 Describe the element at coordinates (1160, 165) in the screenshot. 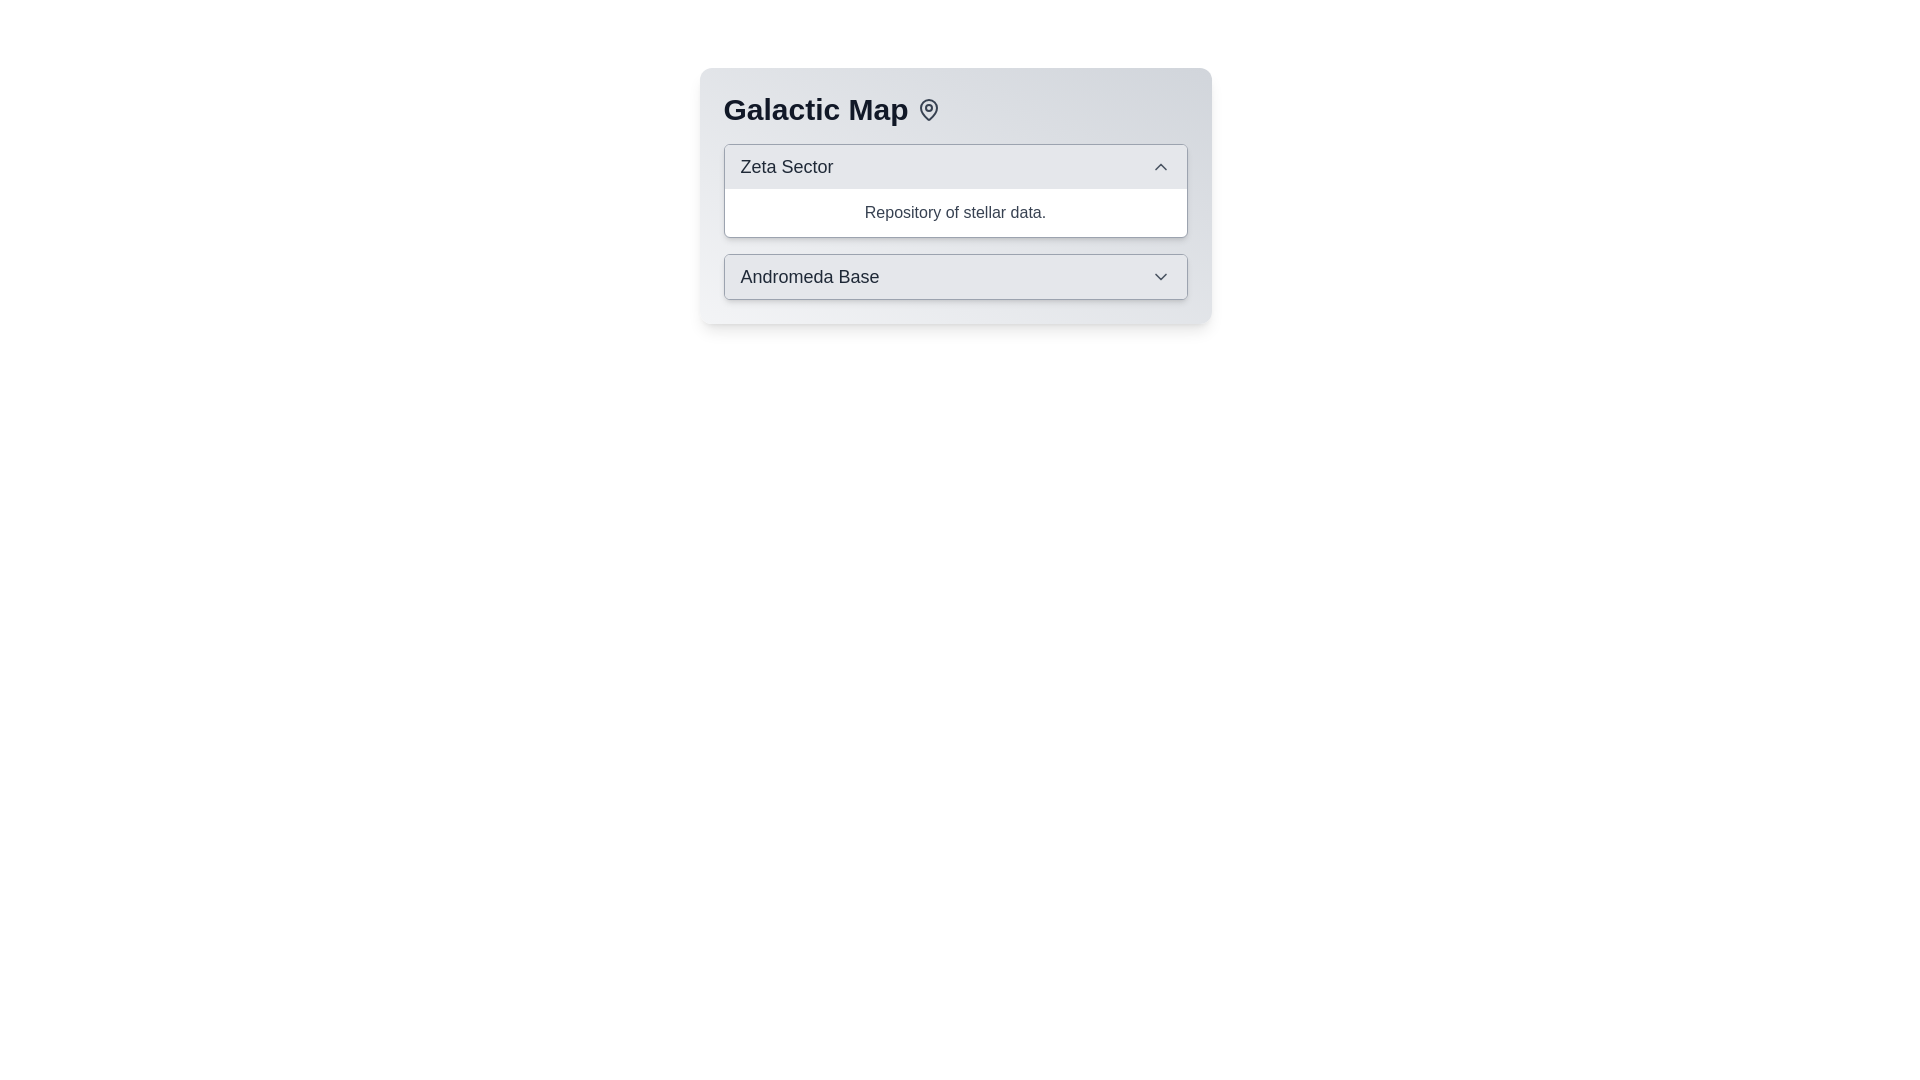

I see `the icon button located at the far-right end of the 'Zeta Sector' section` at that location.